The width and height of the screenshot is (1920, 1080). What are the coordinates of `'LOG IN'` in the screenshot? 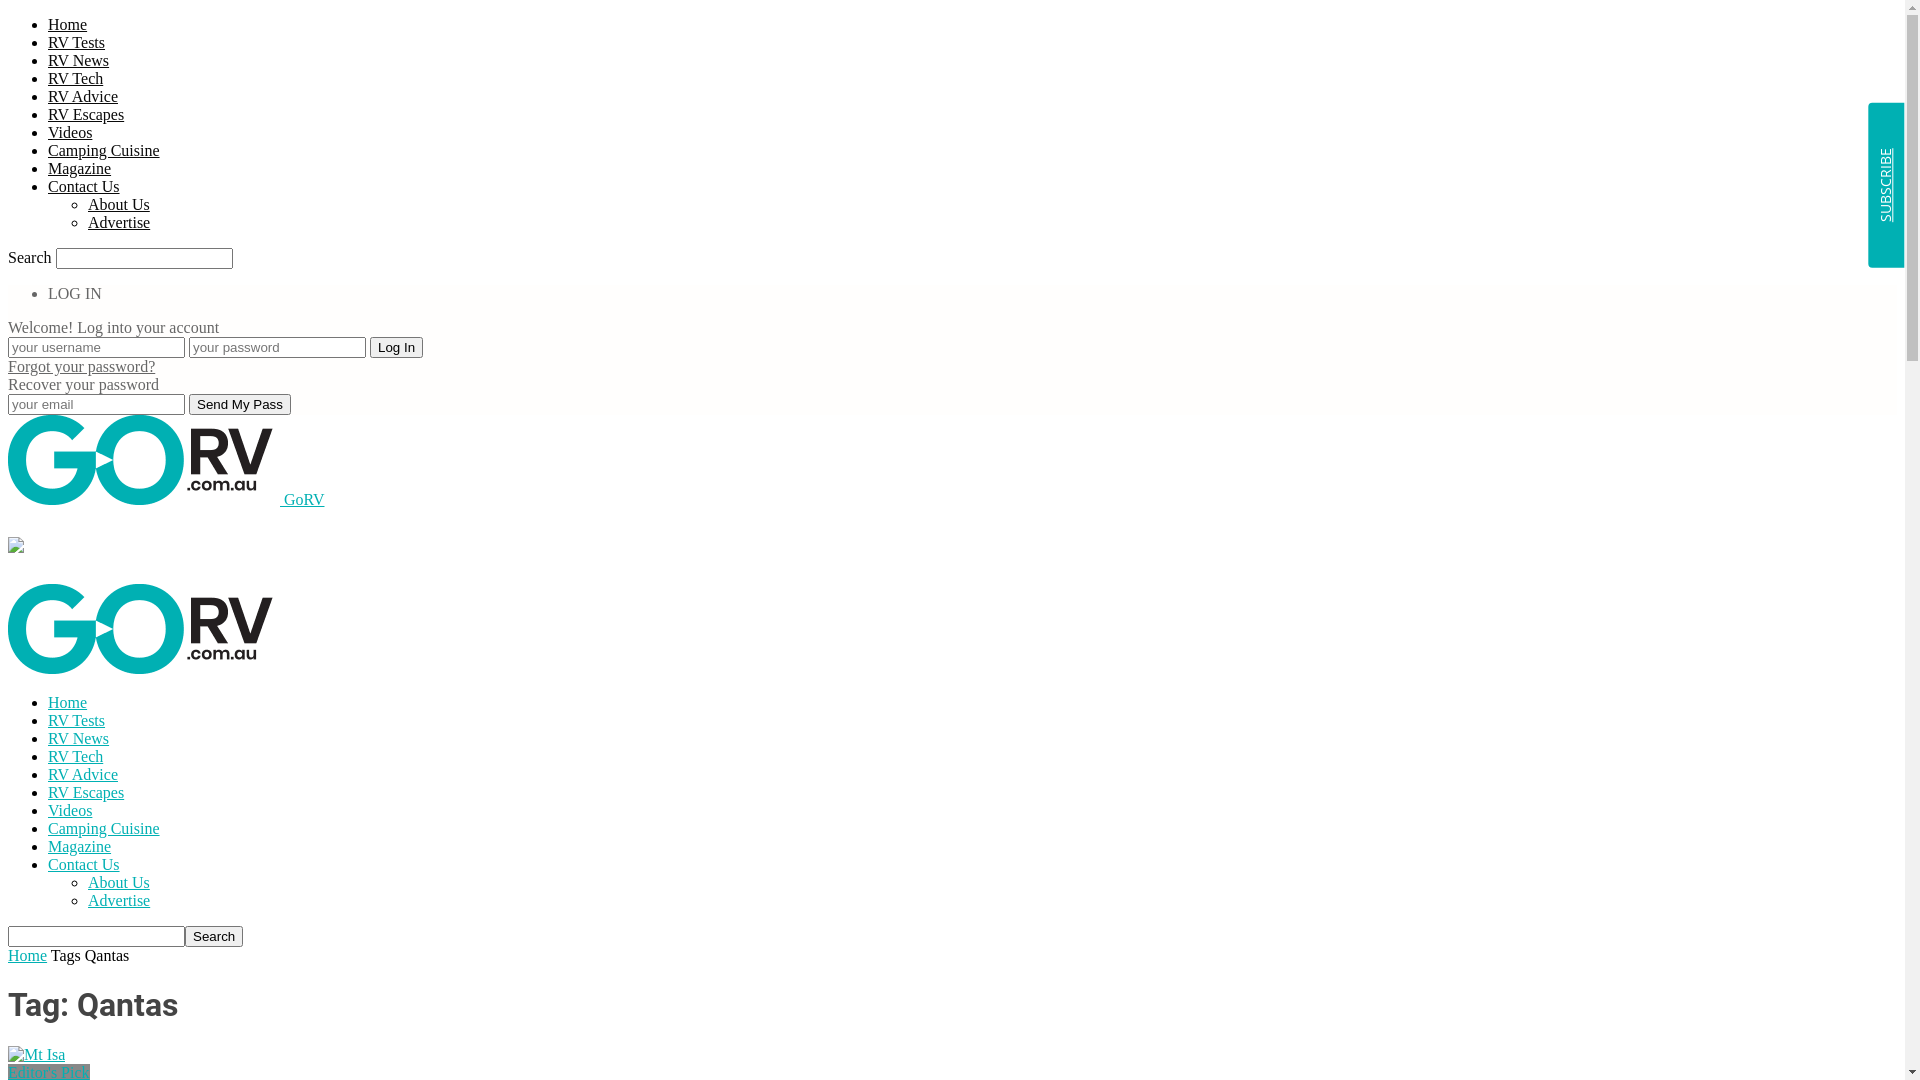 It's located at (75, 293).